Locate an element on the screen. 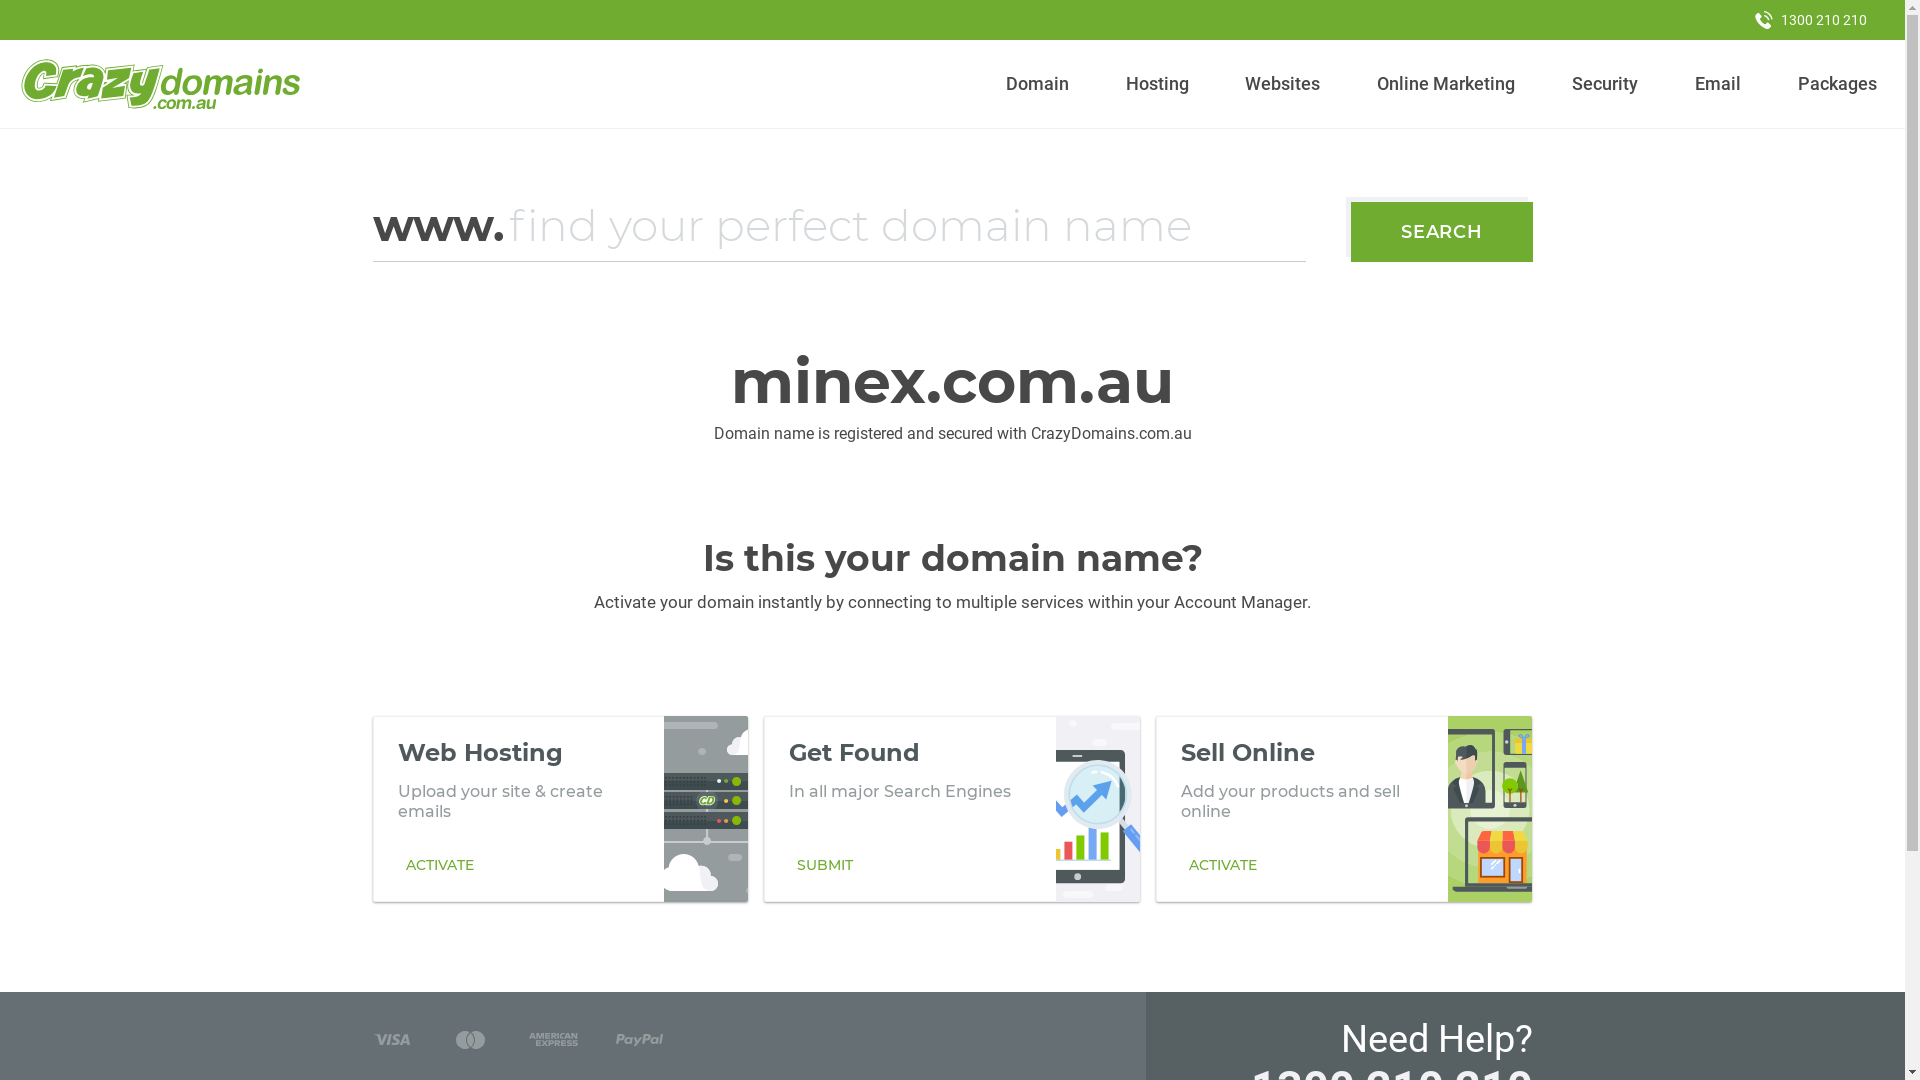 The height and width of the screenshot is (1080, 1920). '1300 210 210' is located at coordinates (1810, 19).